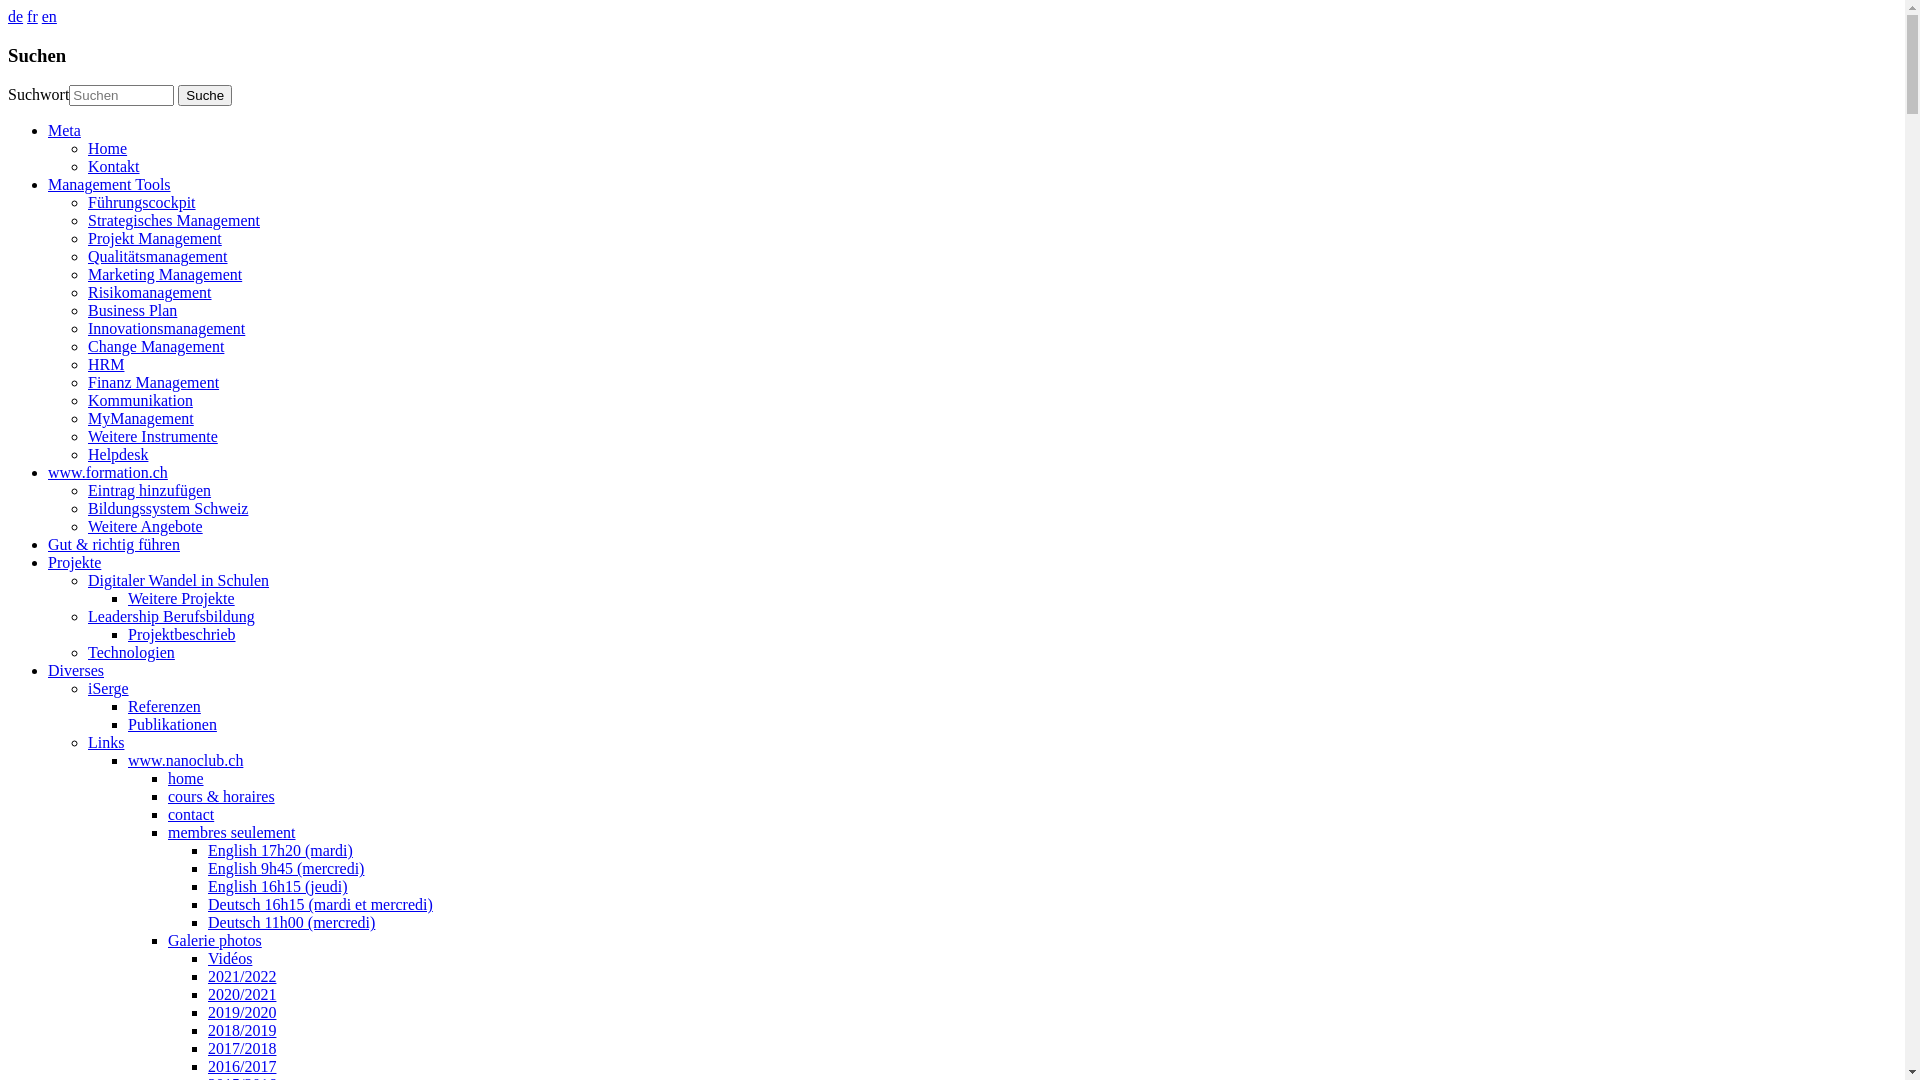 Image resolution: width=1920 pixels, height=1080 pixels. Describe the element at coordinates (108, 184) in the screenshot. I see `'Management Tools'` at that location.